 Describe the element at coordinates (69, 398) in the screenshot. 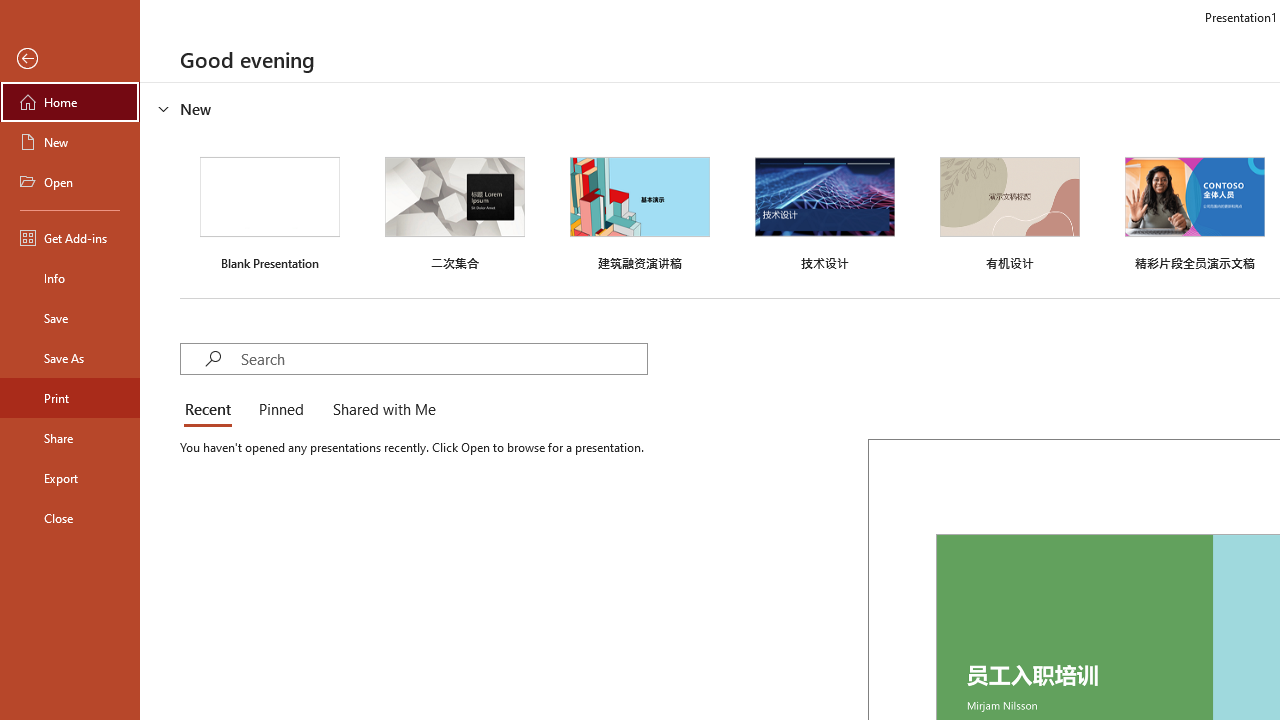

I see `'Print'` at that location.